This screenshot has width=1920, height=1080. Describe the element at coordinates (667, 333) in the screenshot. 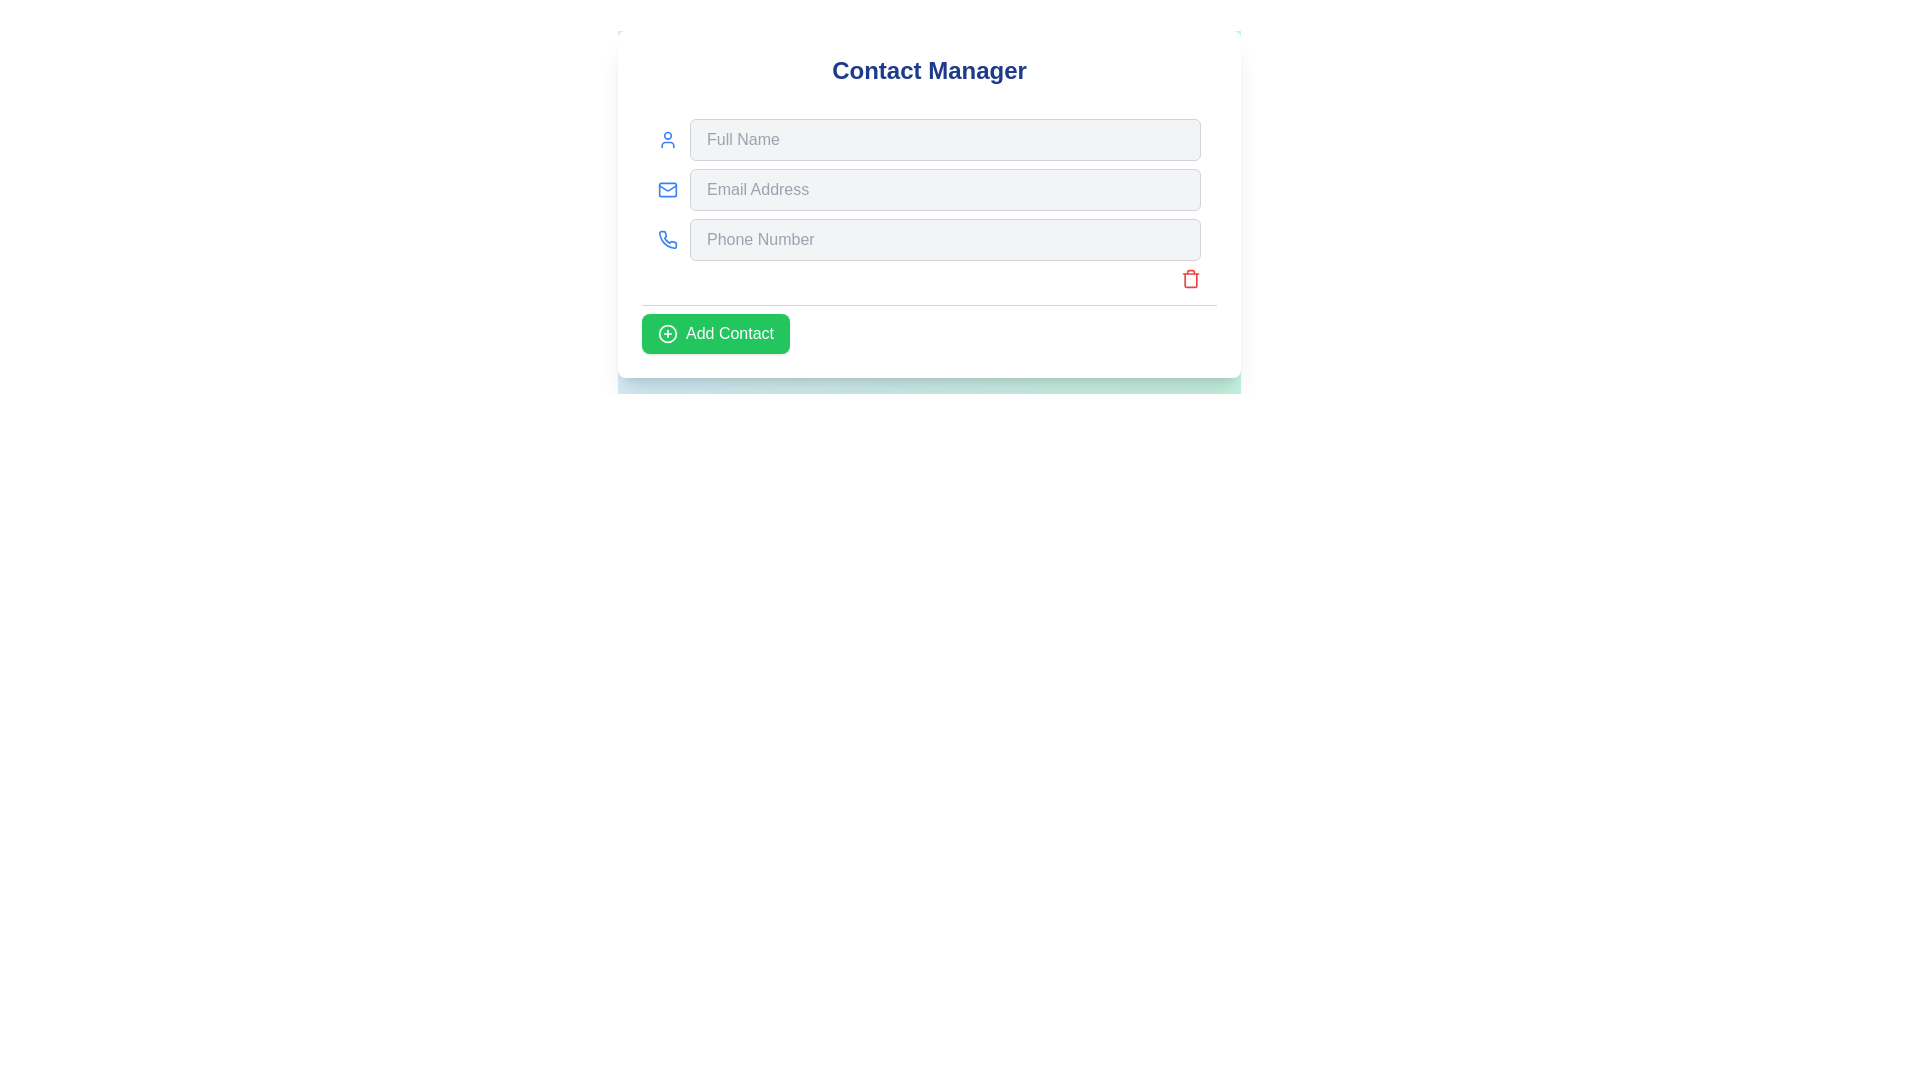

I see `the decorative icon on the left part of the 'Add Contact' button at the bottom-left of the form panel` at that location.